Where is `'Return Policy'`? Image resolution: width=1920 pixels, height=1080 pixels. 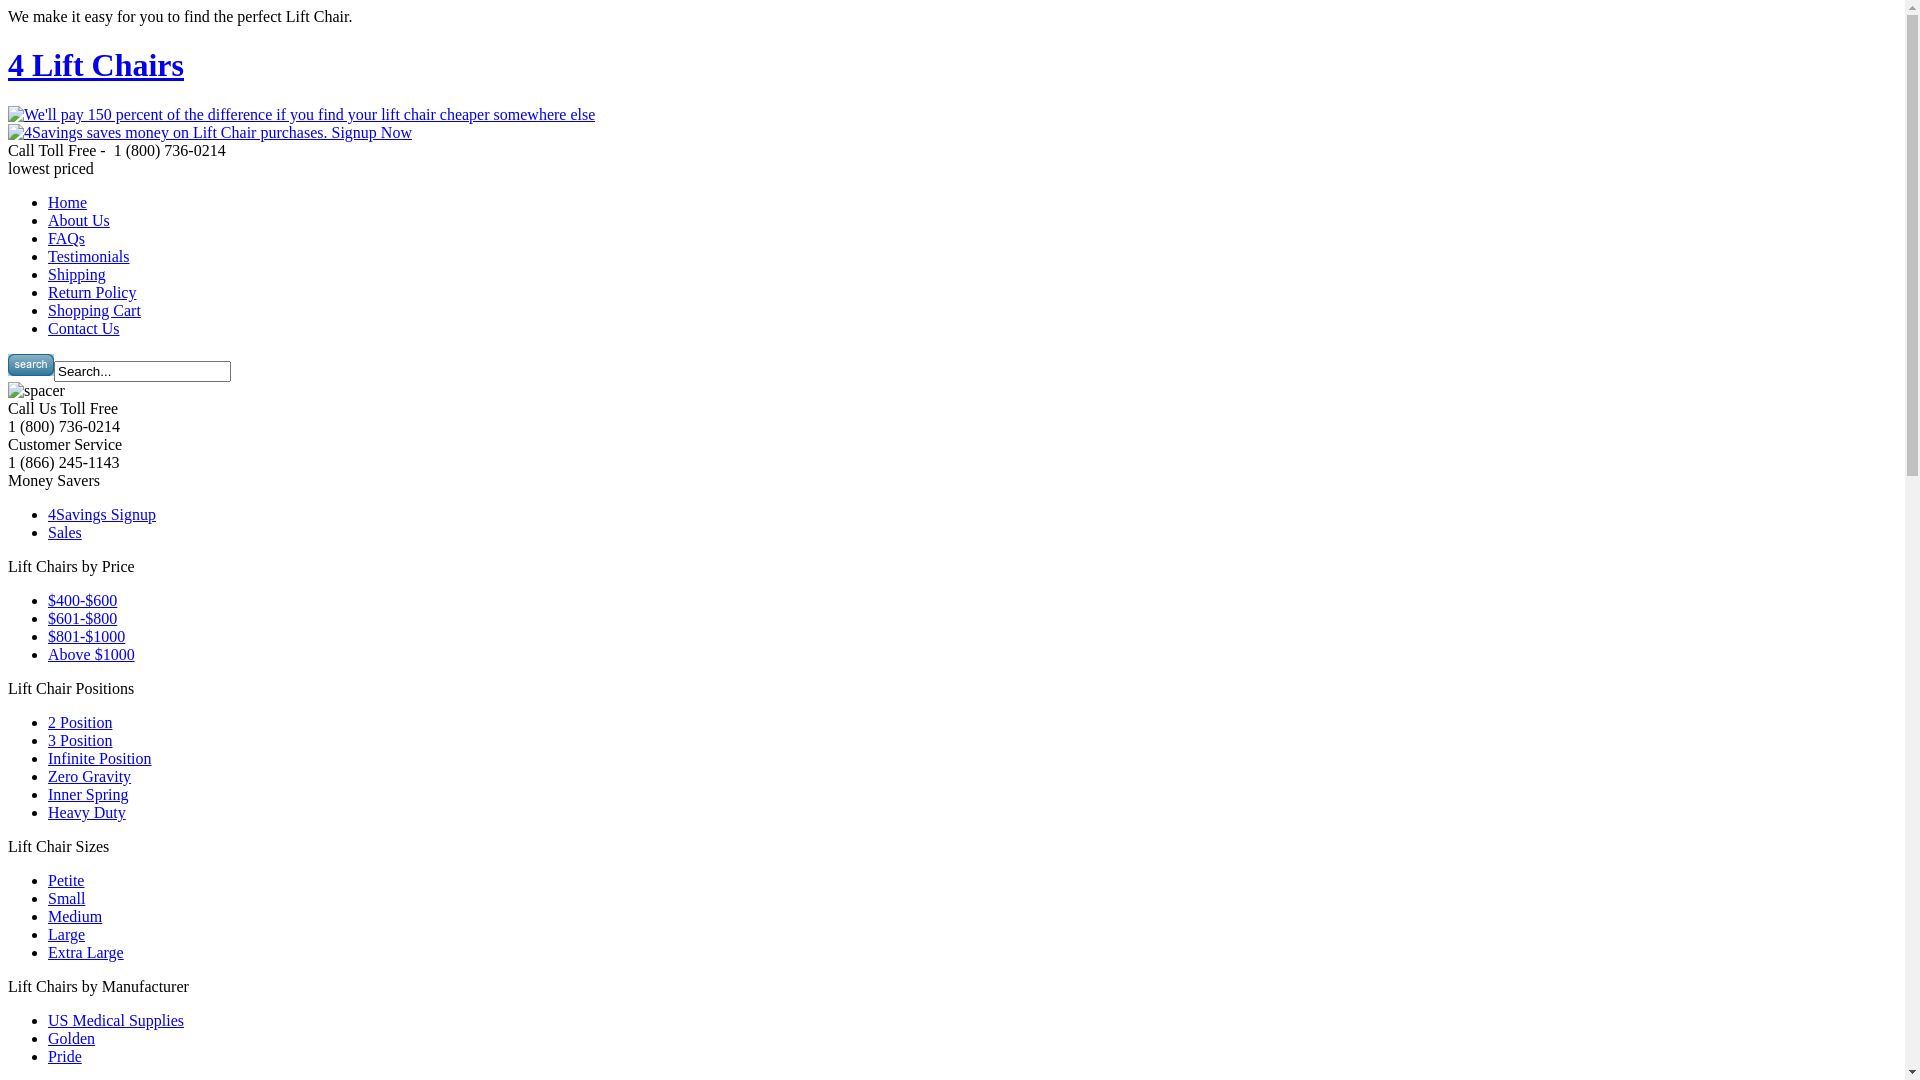 'Return Policy' is located at coordinates (90, 292).